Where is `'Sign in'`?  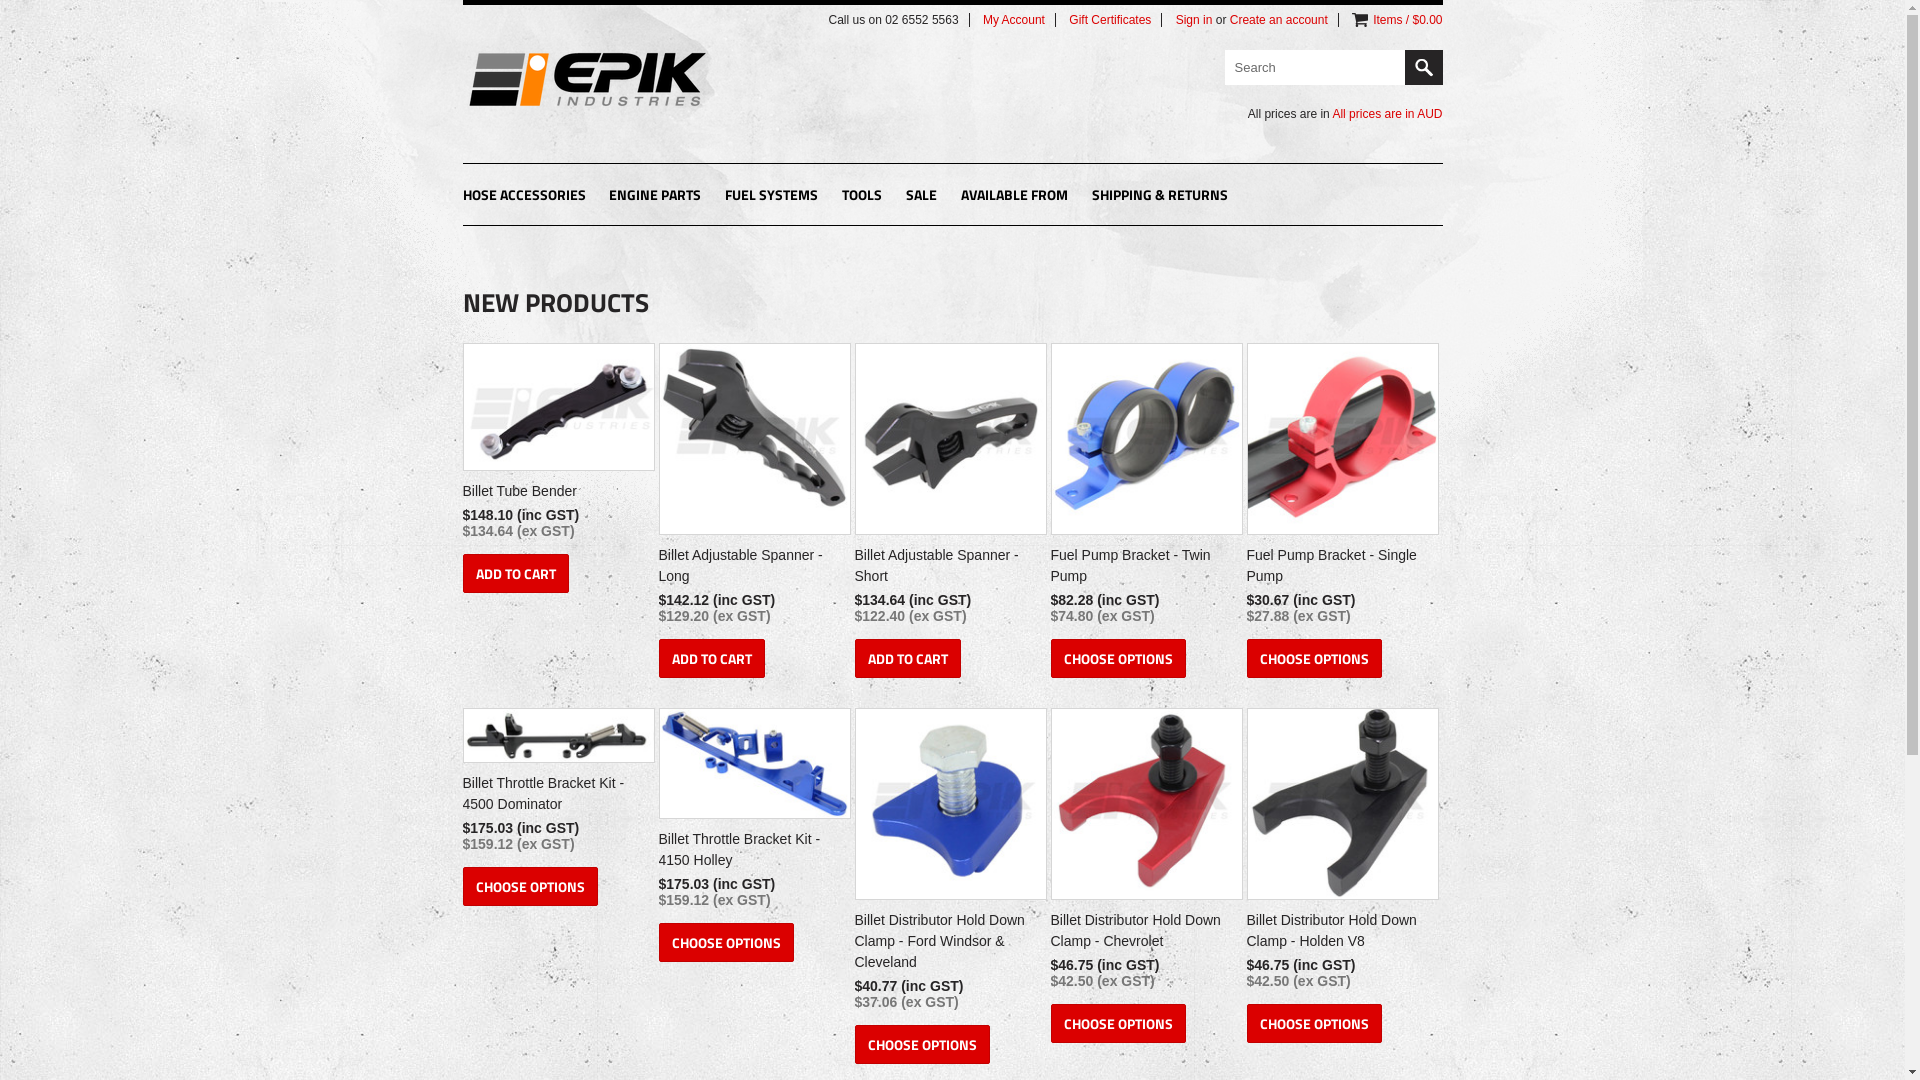
'Sign in' is located at coordinates (1176, 19).